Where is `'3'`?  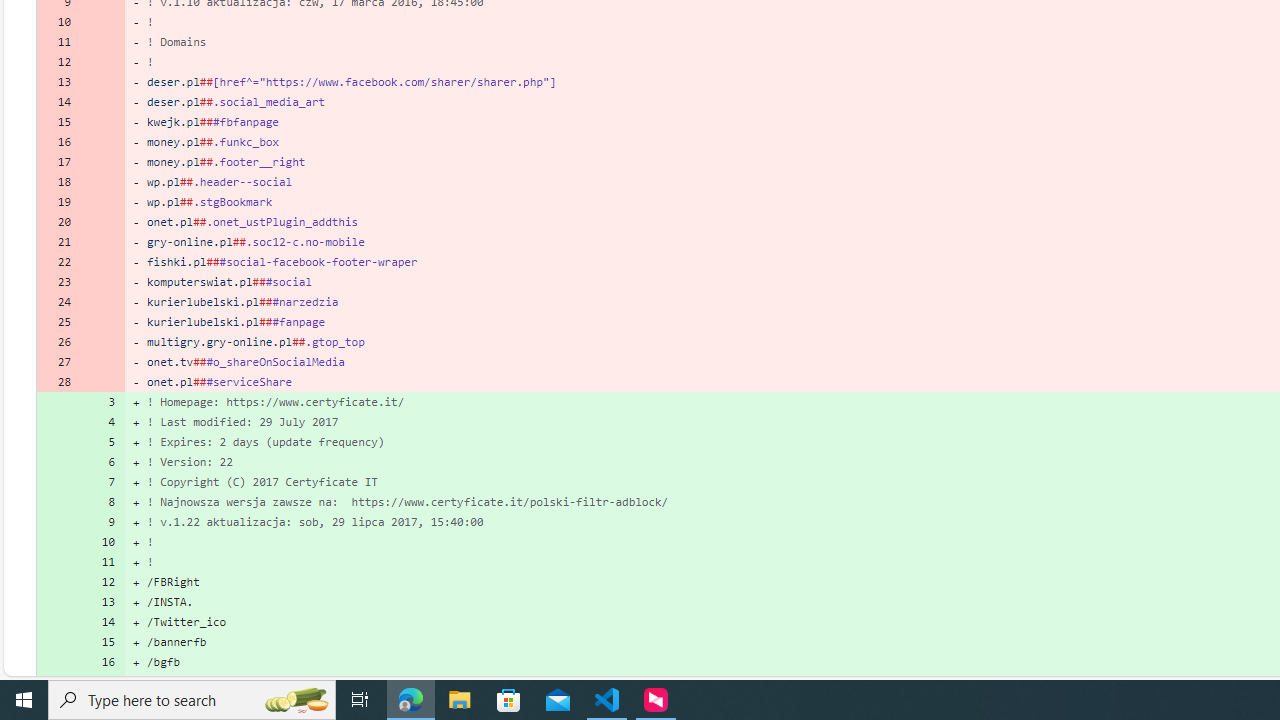
'3' is located at coordinates (102, 401).